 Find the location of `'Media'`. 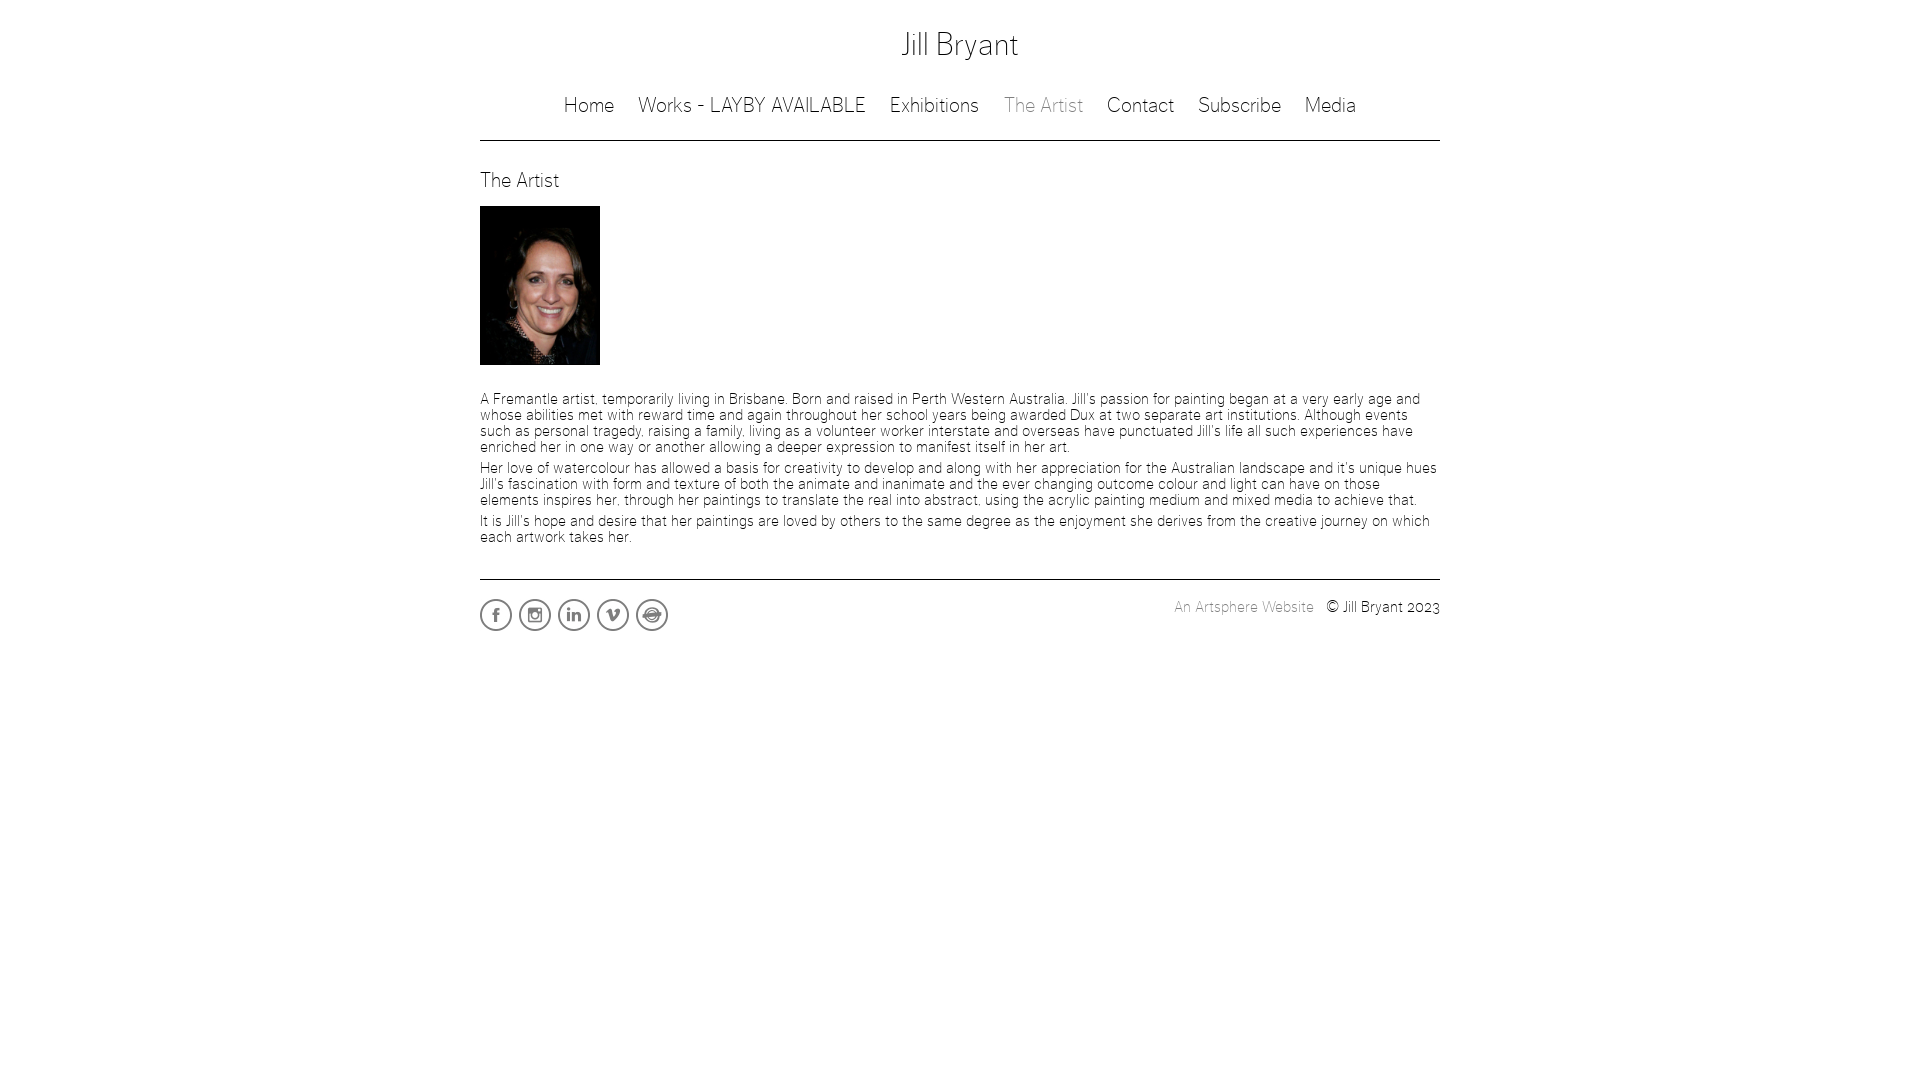

'Media' is located at coordinates (1305, 105).